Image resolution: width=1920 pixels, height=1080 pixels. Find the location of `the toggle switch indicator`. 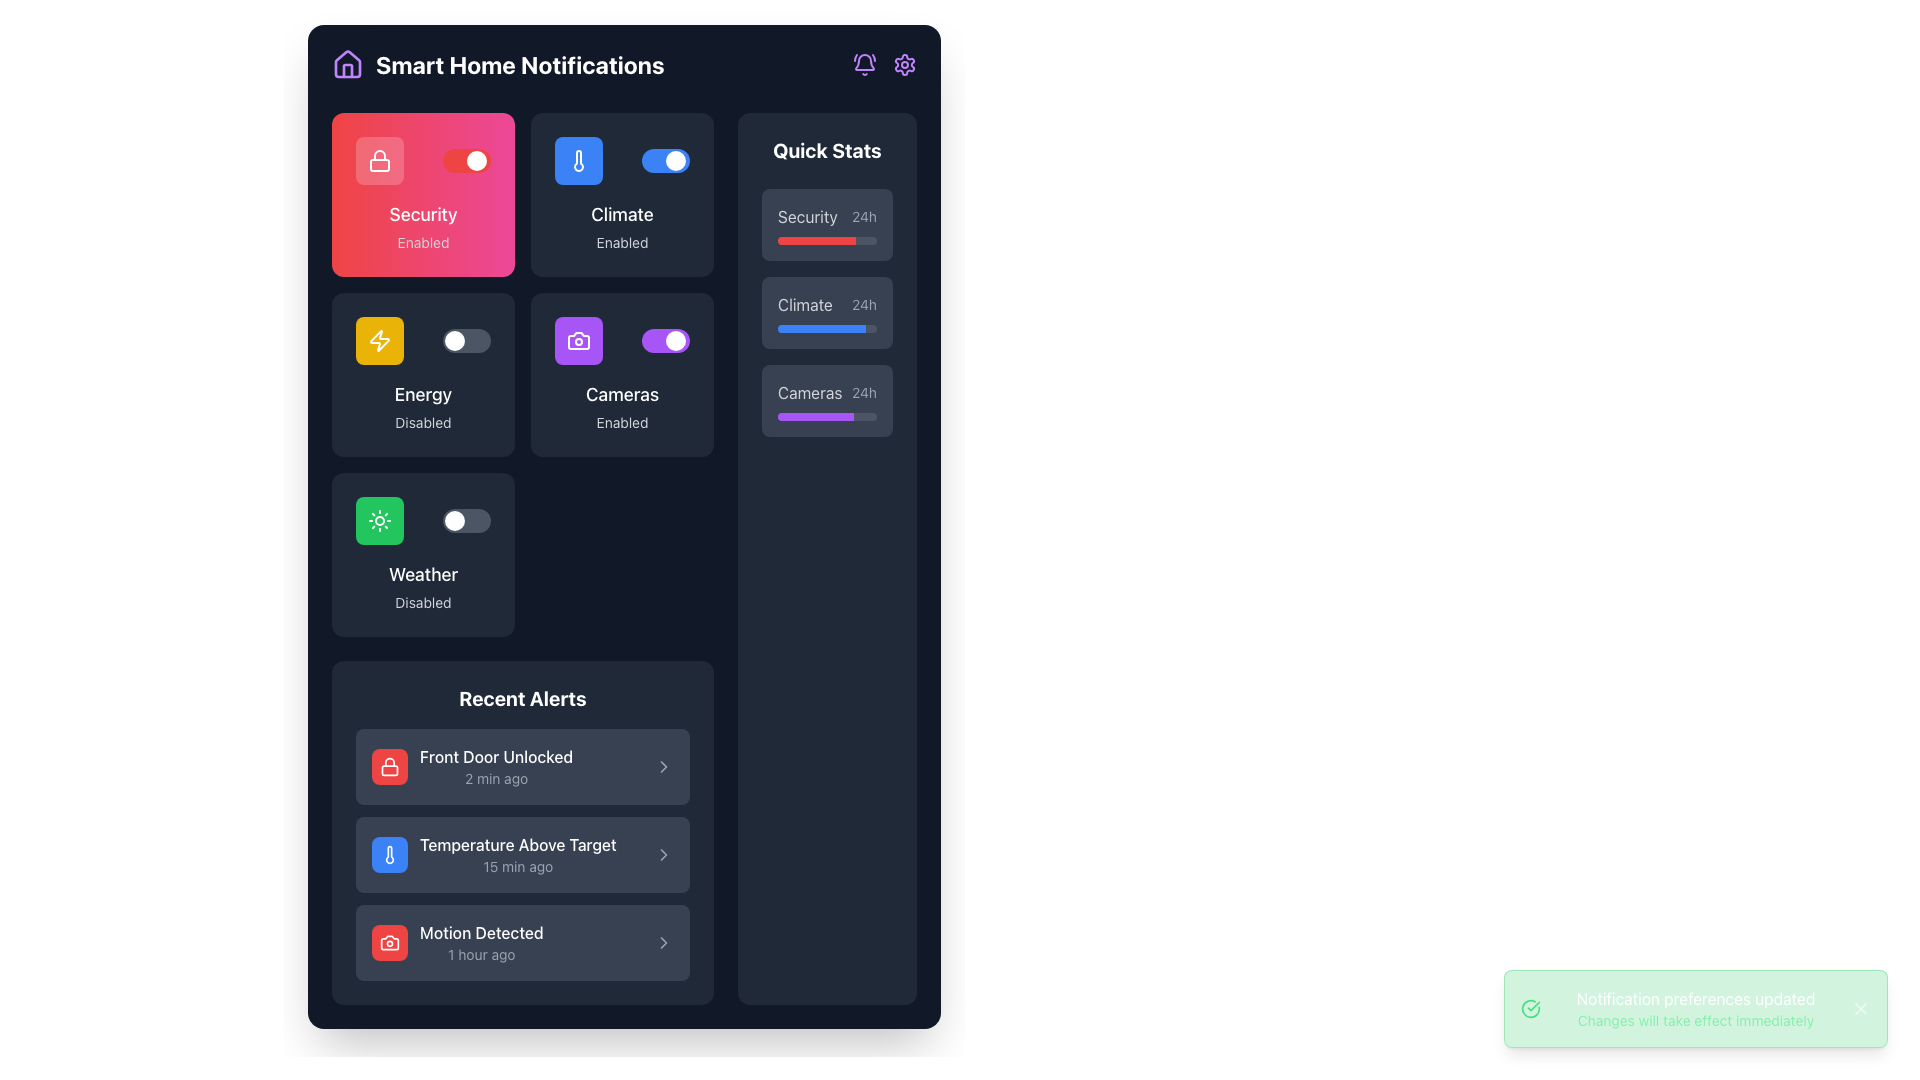

the toggle switch indicator is located at coordinates (676, 339).